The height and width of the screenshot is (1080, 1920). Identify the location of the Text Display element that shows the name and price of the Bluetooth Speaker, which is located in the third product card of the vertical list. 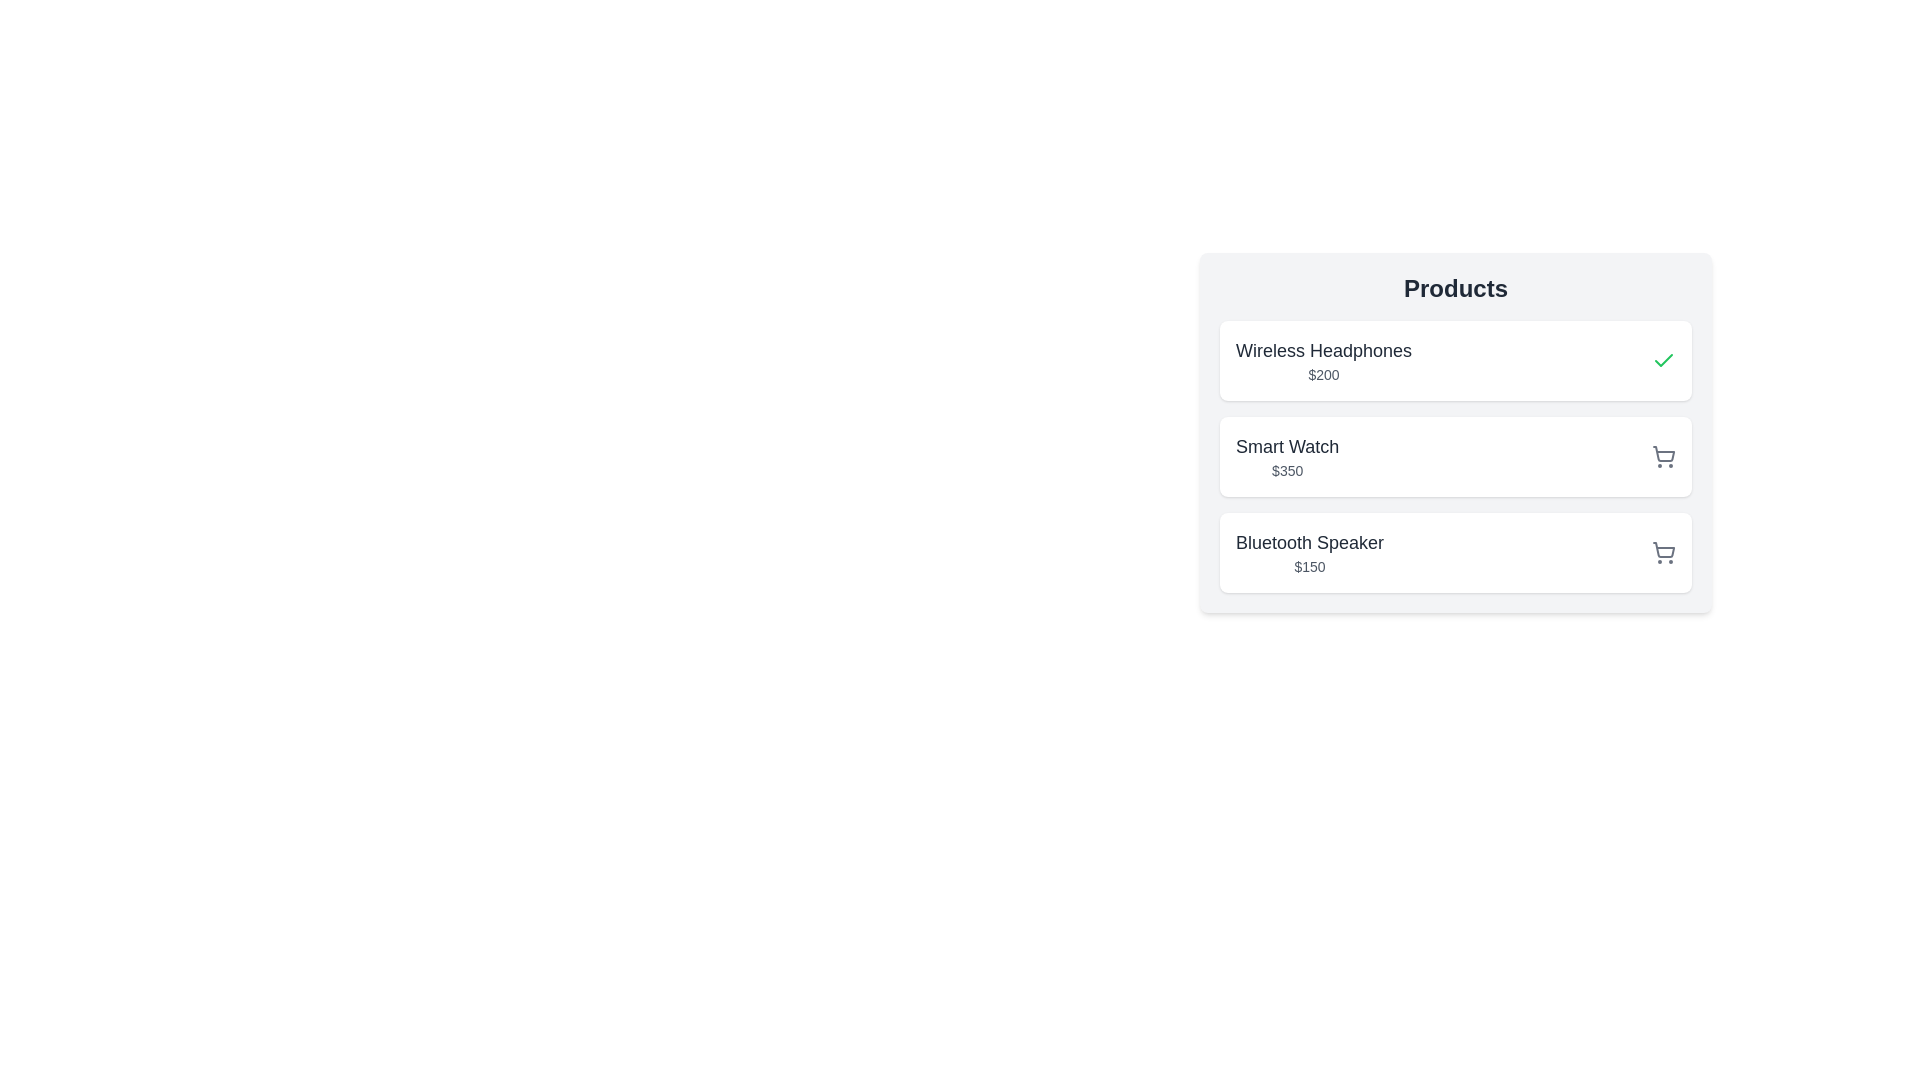
(1310, 552).